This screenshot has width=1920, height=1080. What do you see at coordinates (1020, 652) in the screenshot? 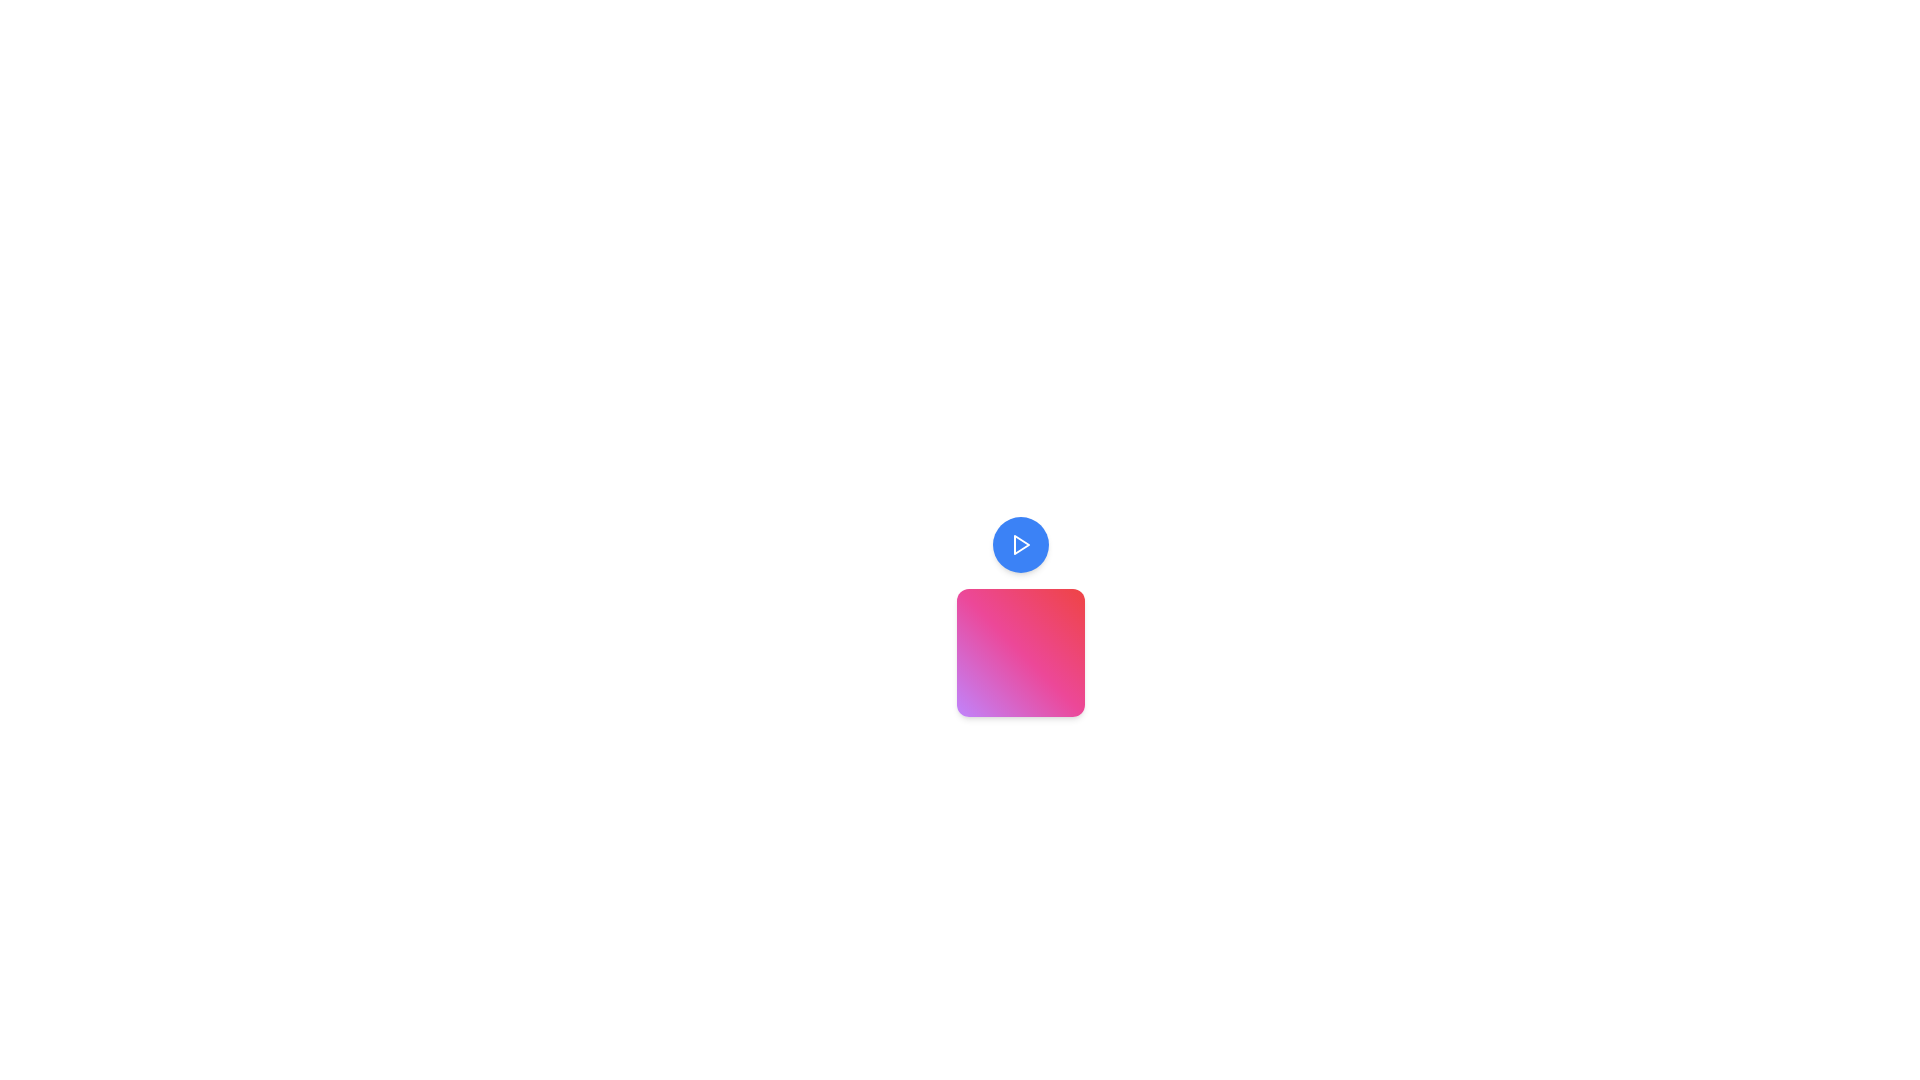
I see `the square-shaped Decorative UI element with a gradient background transitioning from purple to pink to red, located below the blue circular button with a white play icon` at bounding box center [1020, 652].